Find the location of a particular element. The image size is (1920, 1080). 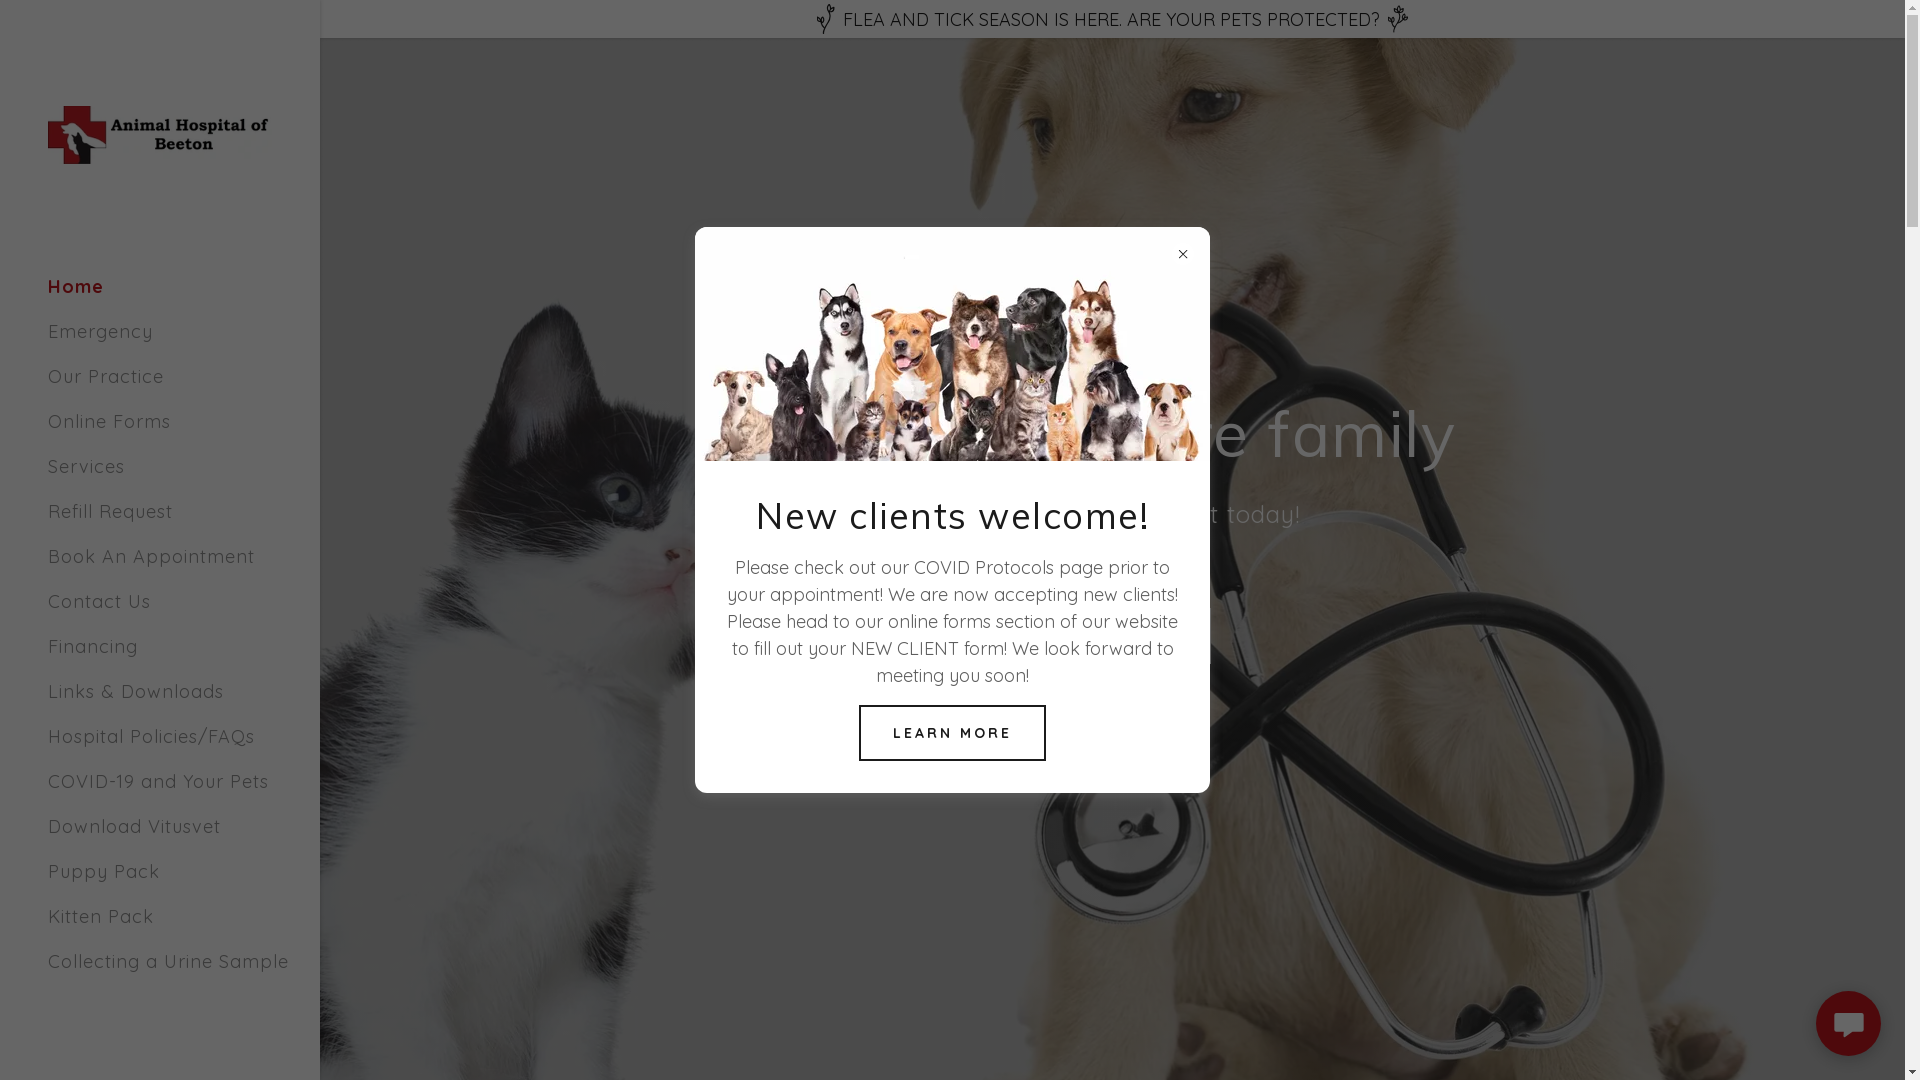

'Our Practice' is located at coordinates (48, 376).